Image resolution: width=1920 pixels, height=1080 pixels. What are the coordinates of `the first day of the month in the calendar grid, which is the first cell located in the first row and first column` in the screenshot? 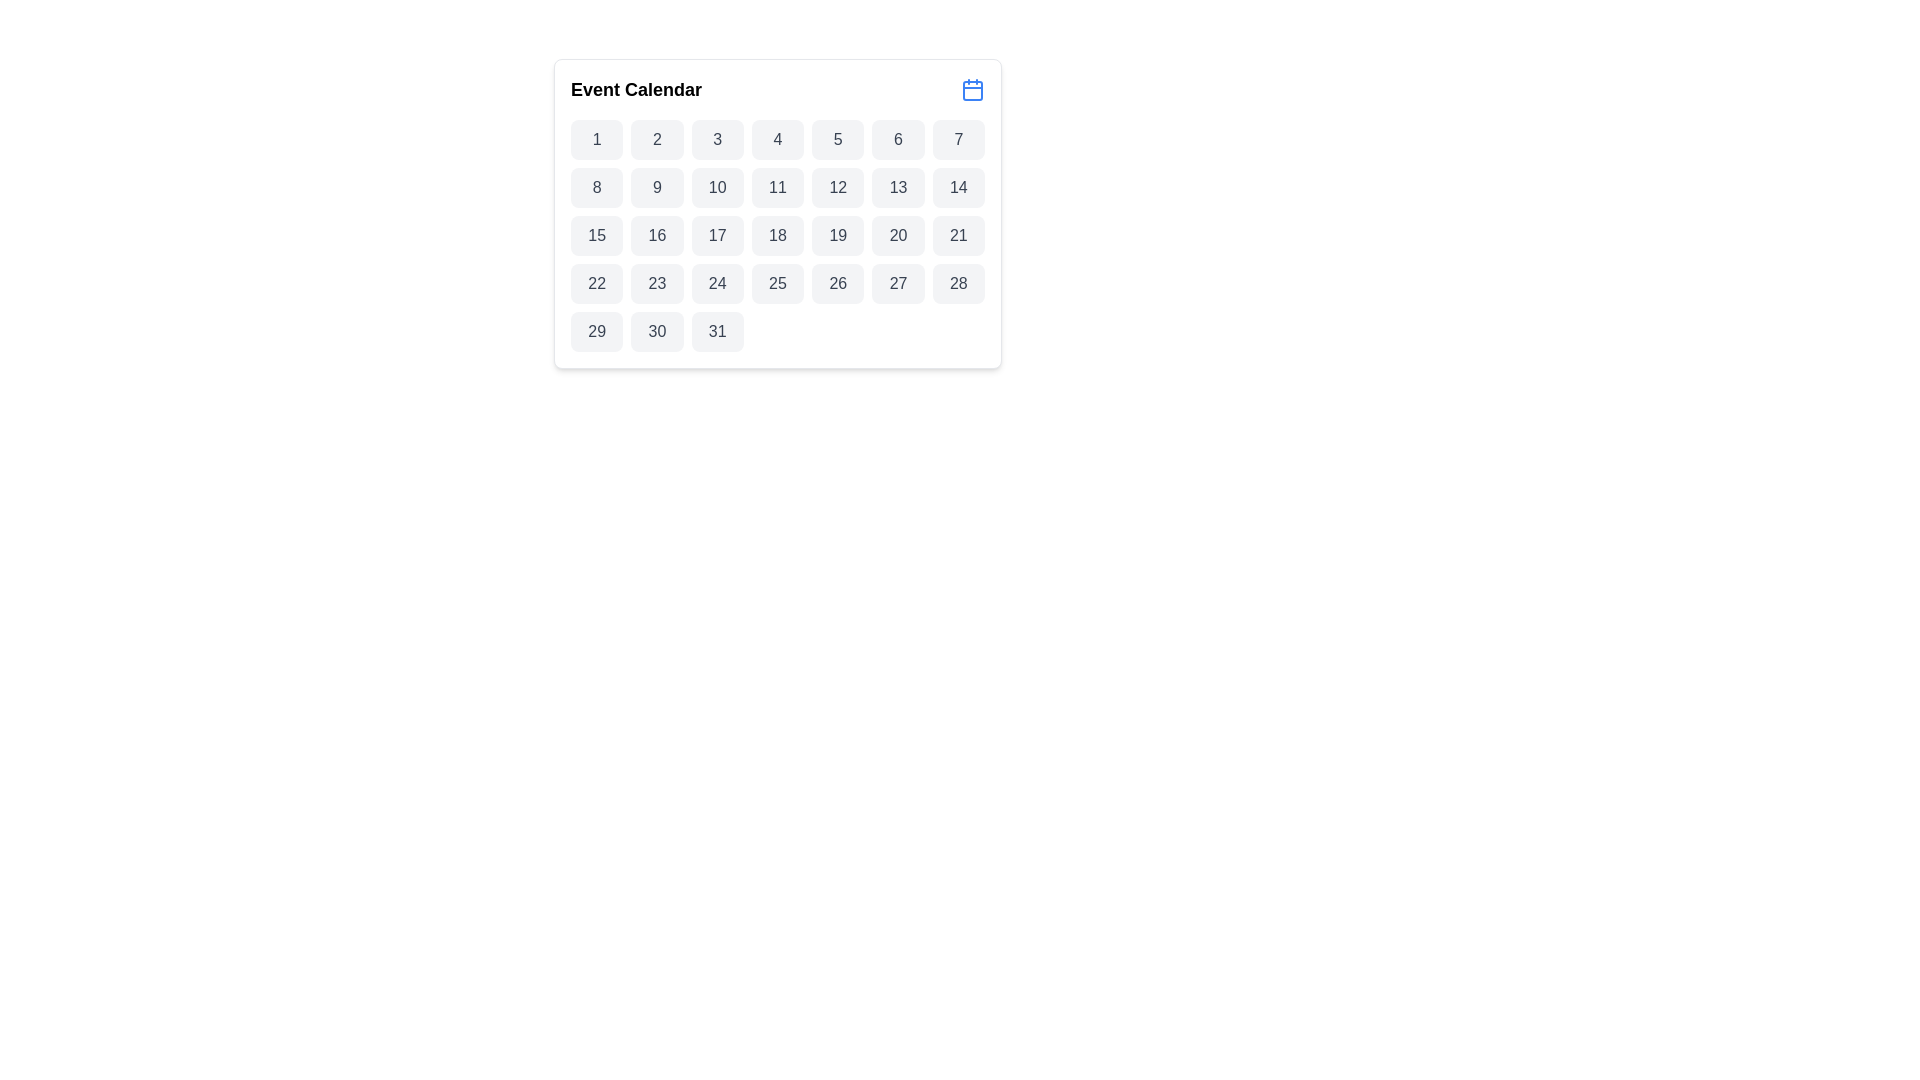 It's located at (596, 138).